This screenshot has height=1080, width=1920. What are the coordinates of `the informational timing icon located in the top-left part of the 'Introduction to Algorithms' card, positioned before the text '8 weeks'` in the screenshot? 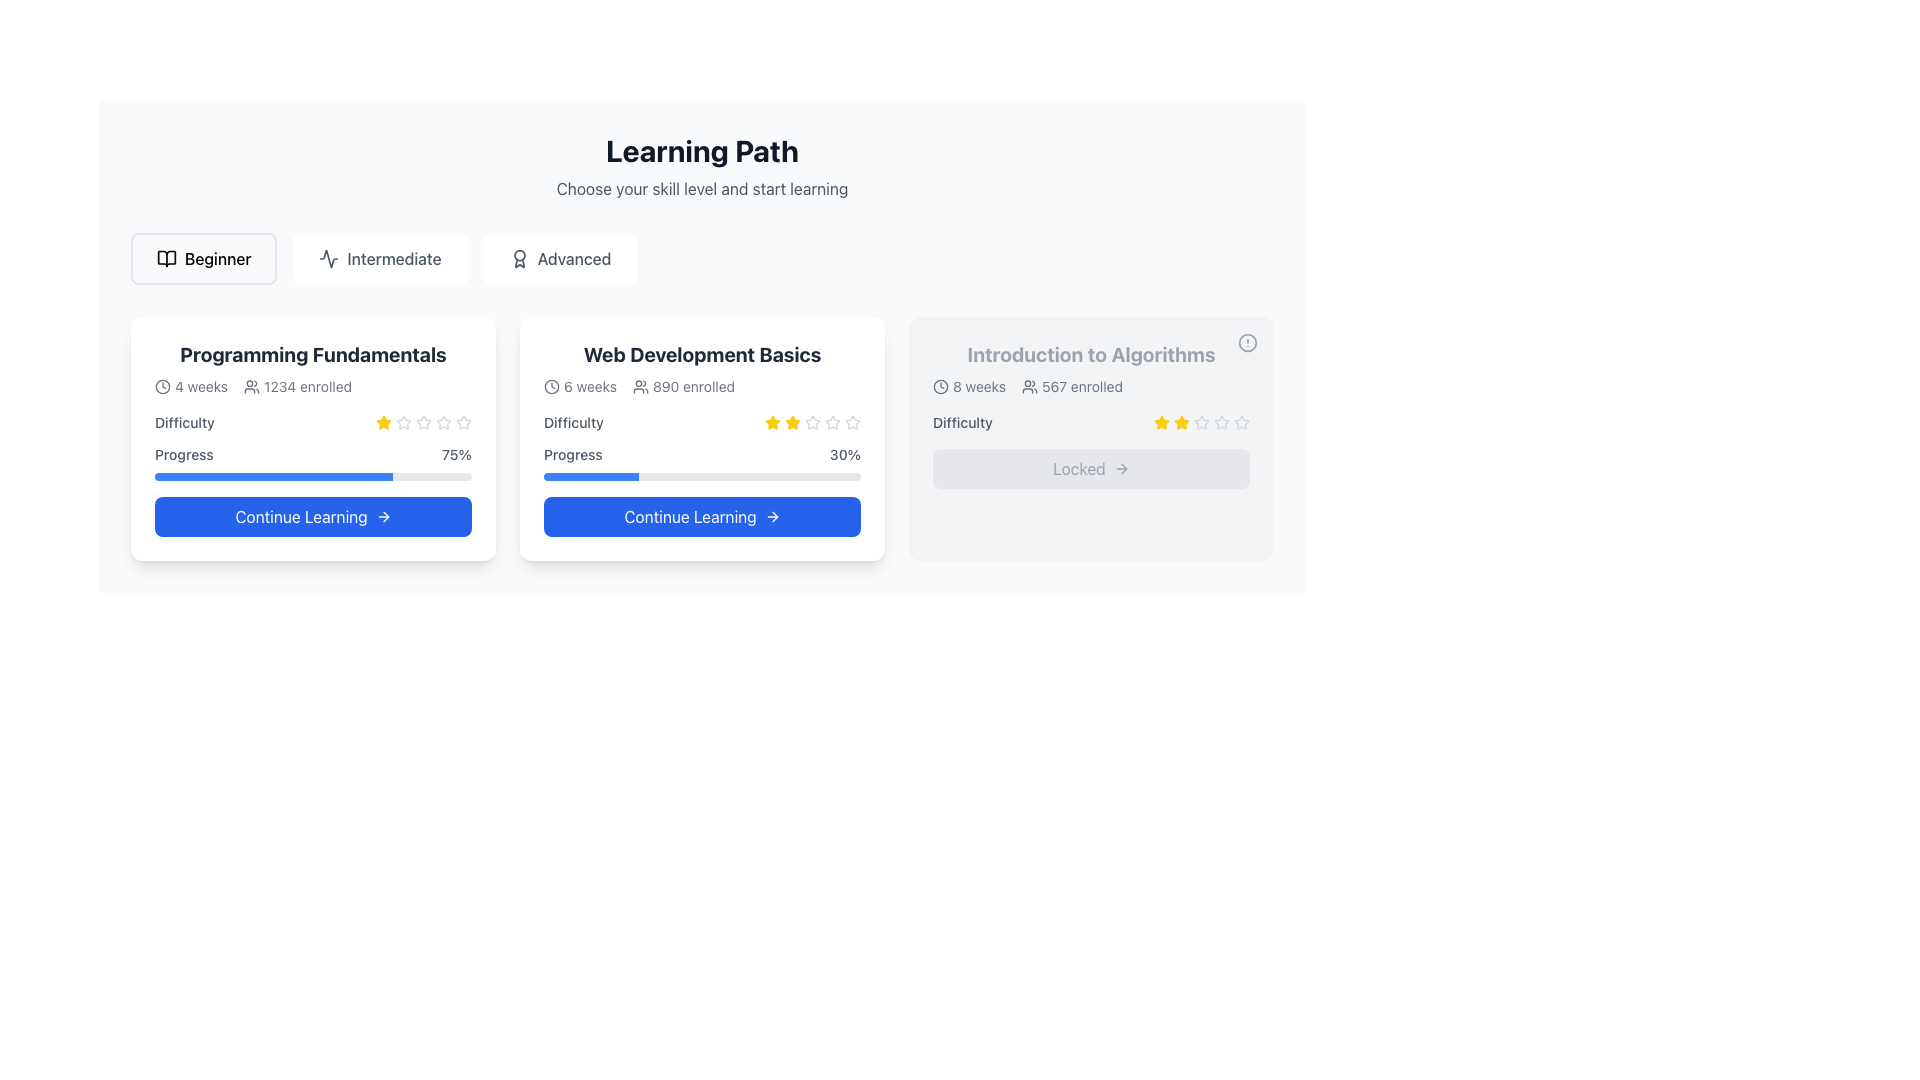 It's located at (939, 386).